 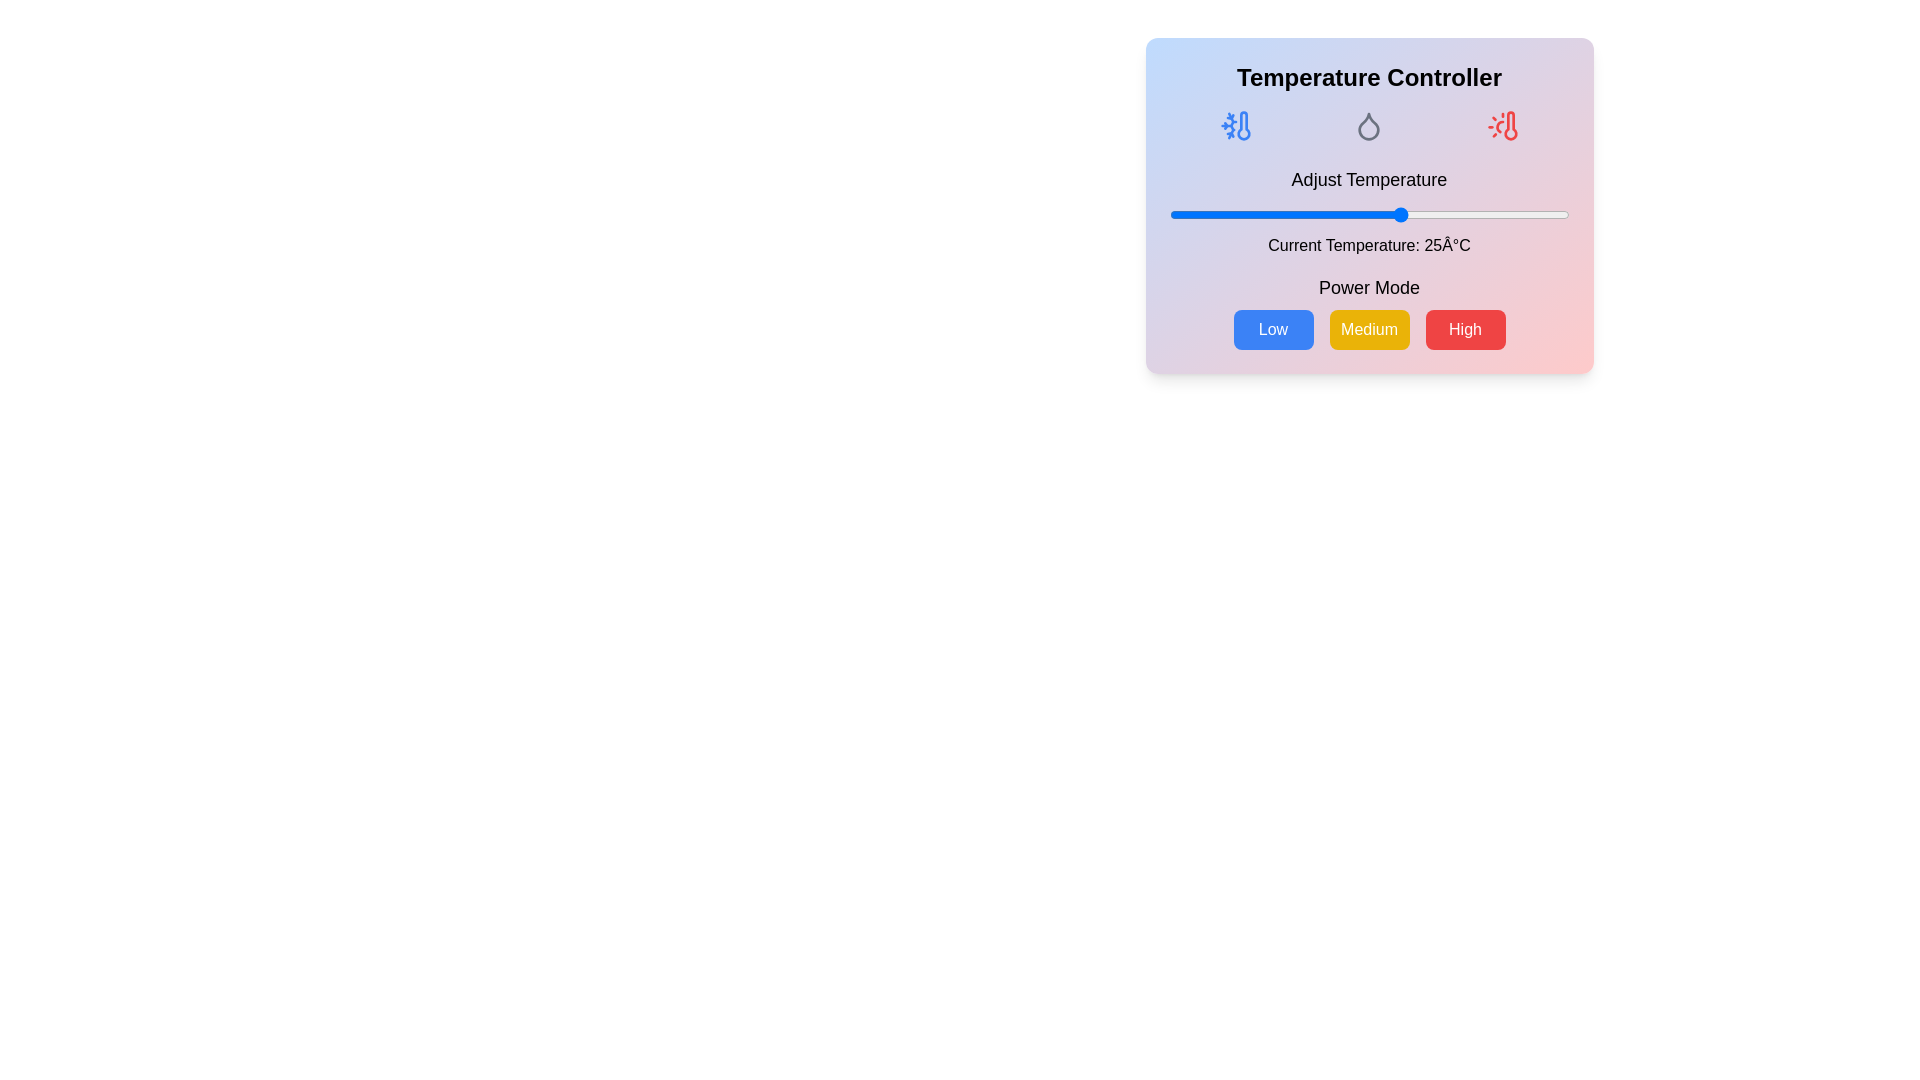 What do you see at coordinates (1428, 215) in the screenshot?
I see `the temperature to 29 degrees Celsius using the slider` at bounding box center [1428, 215].